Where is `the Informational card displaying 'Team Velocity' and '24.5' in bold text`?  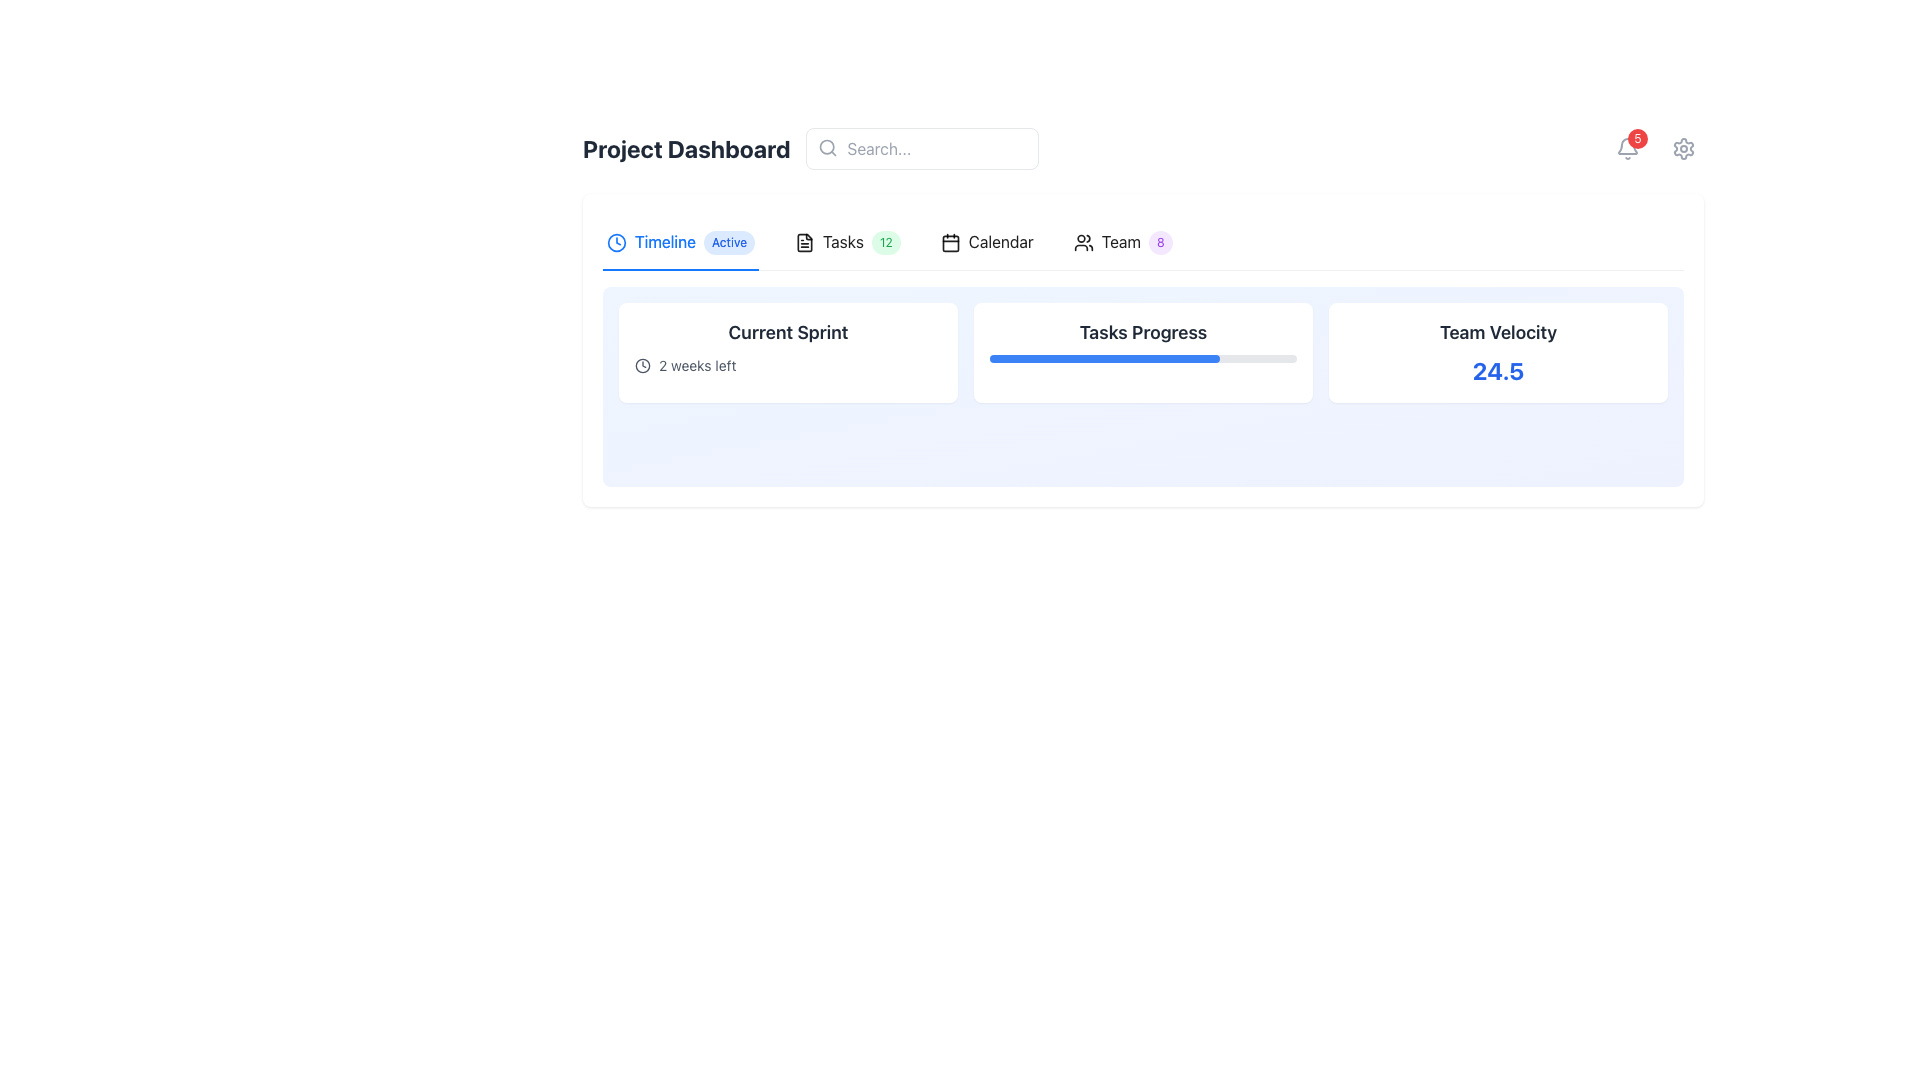
the Informational card displaying 'Team Velocity' and '24.5' in bold text is located at coordinates (1498, 352).